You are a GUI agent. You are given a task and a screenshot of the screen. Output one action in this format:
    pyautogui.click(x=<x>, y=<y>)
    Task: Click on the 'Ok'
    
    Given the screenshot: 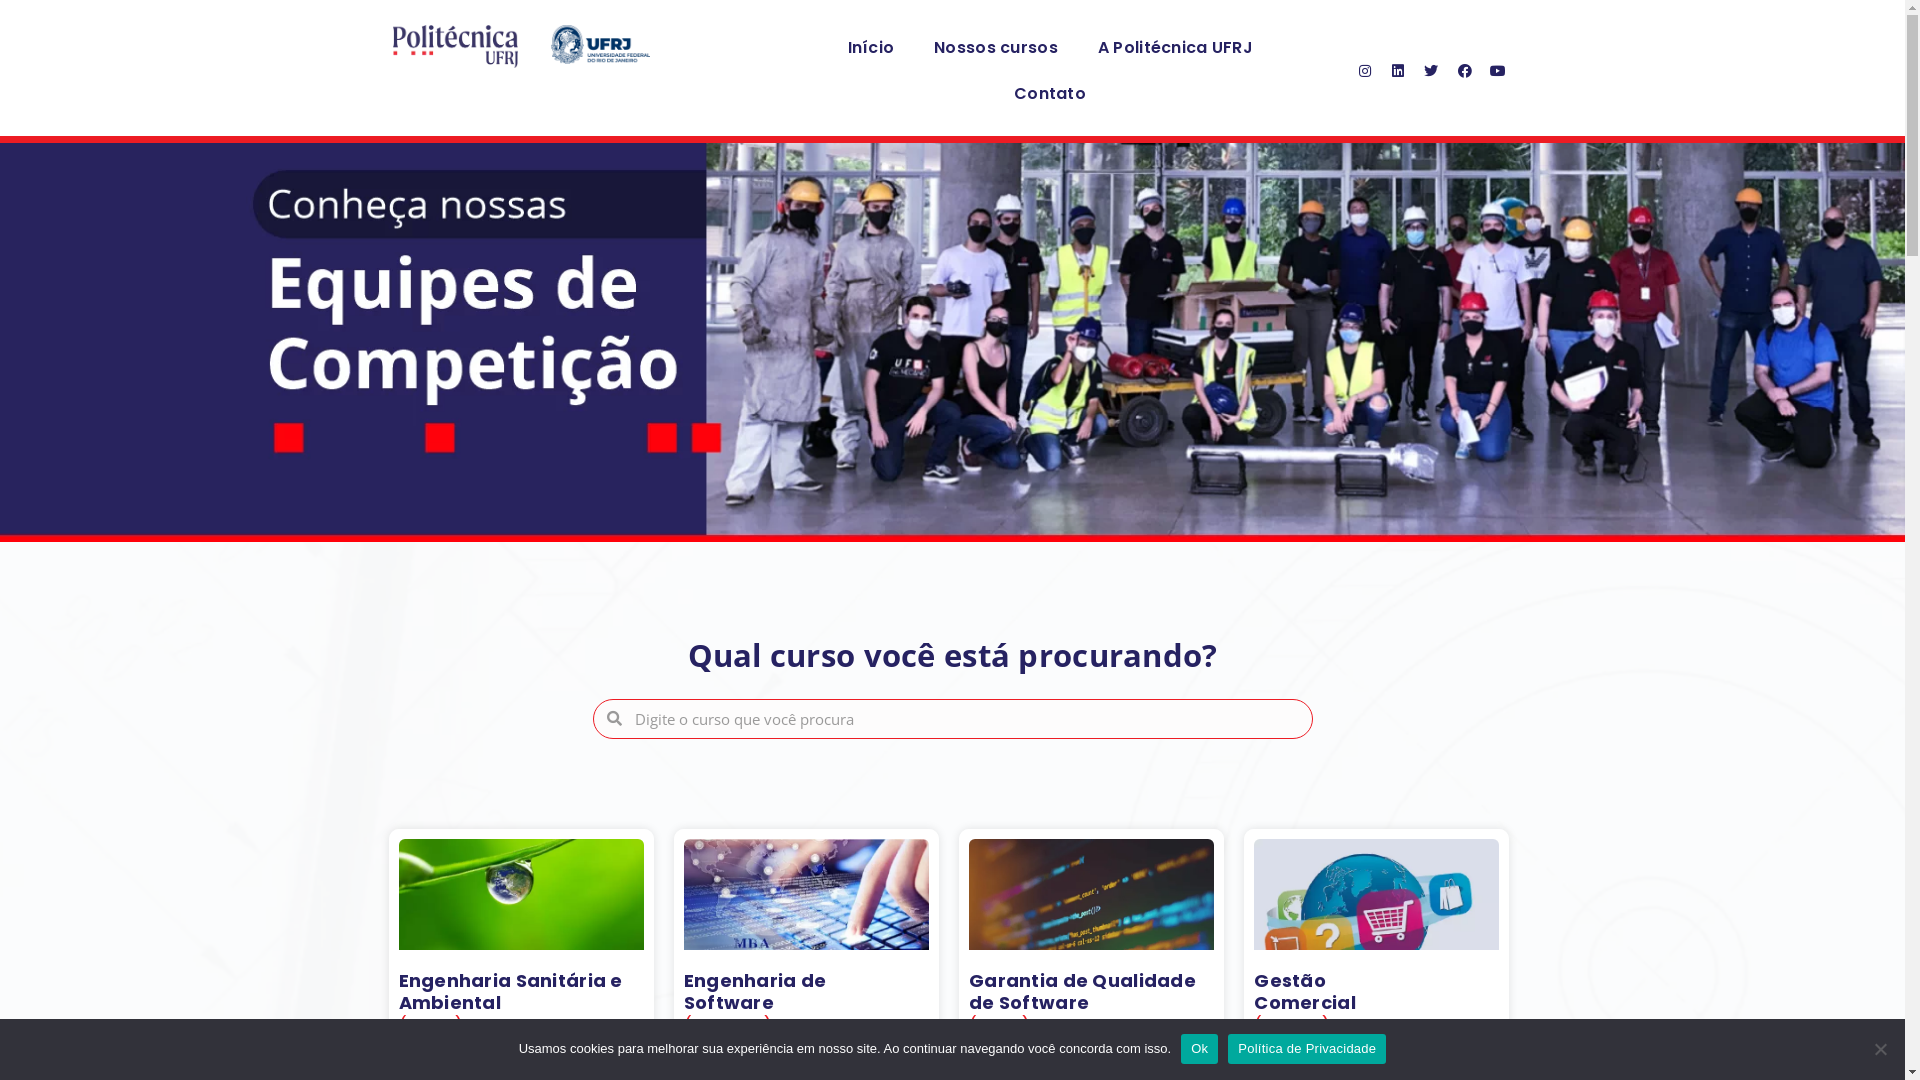 What is the action you would take?
    pyautogui.click(x=1199, y=1048)
    